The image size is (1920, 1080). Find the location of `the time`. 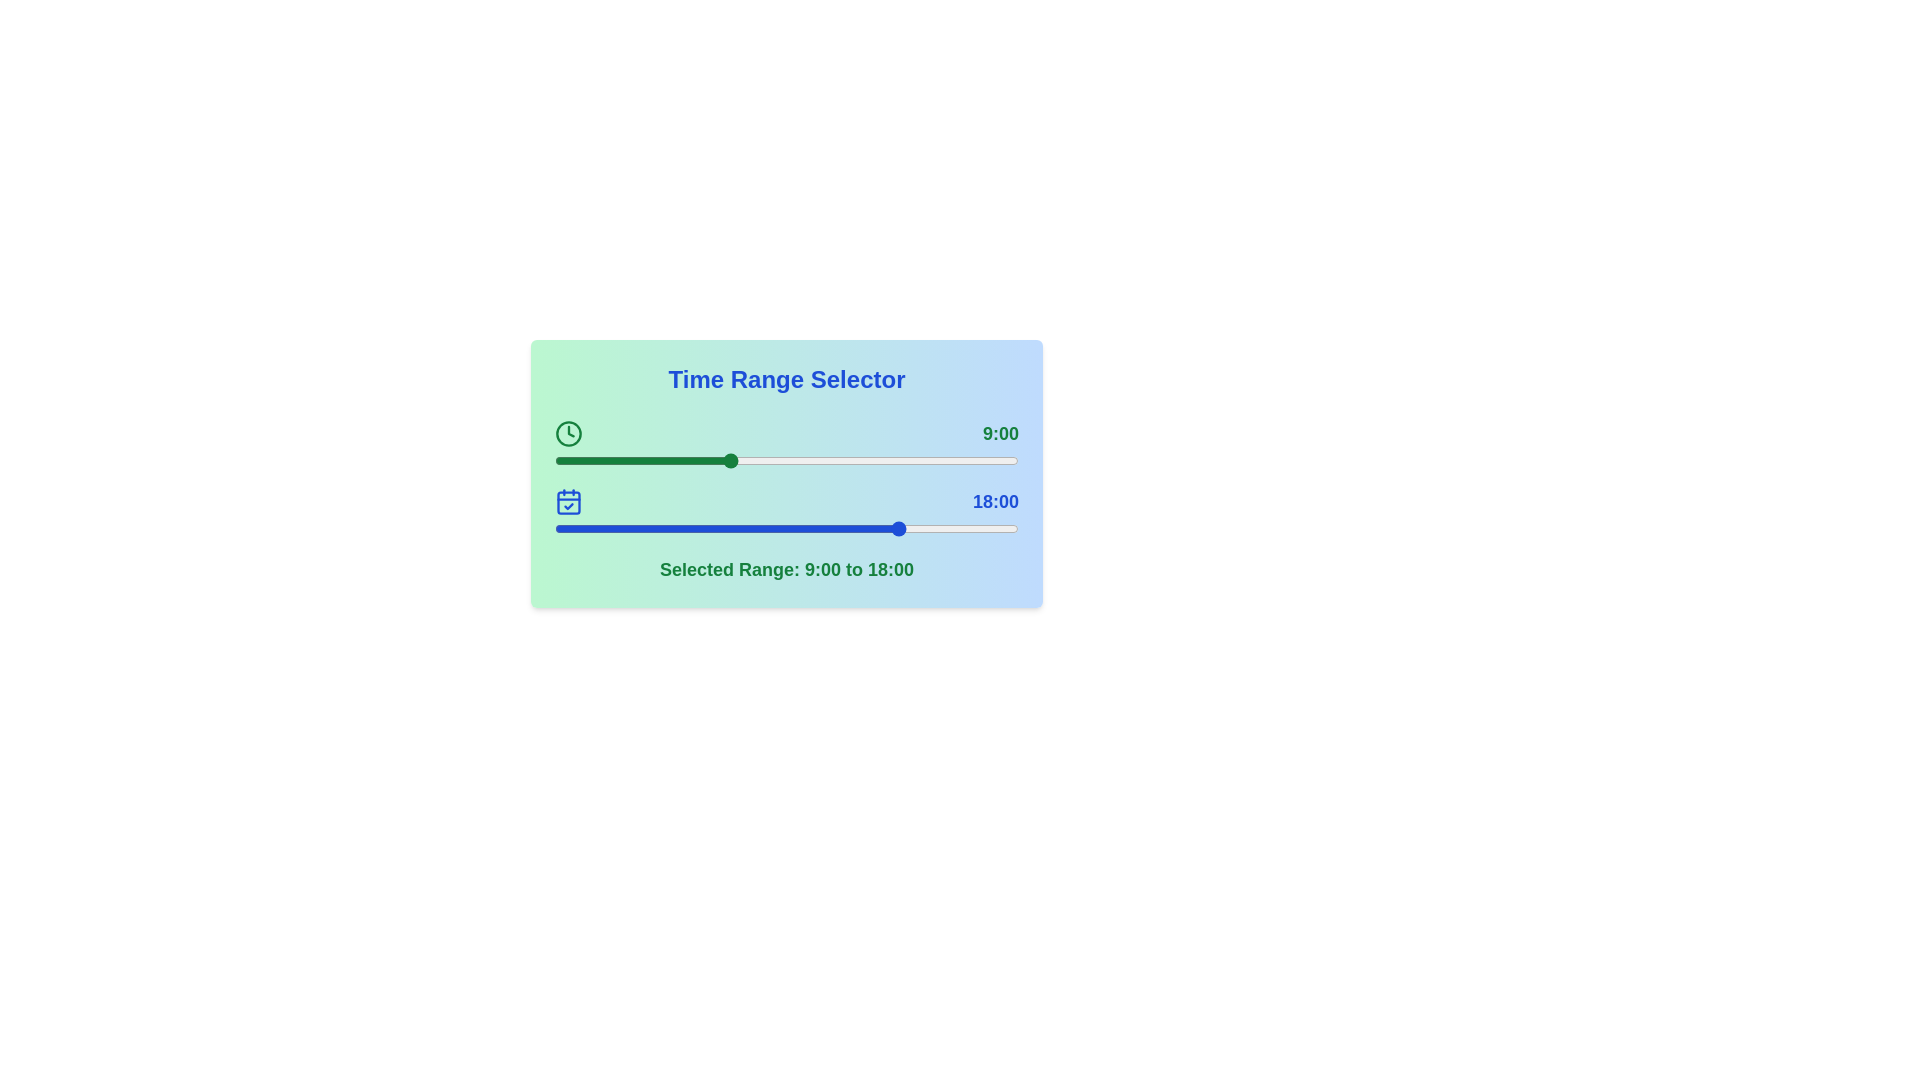

the time is located at coordinates (690, 527).